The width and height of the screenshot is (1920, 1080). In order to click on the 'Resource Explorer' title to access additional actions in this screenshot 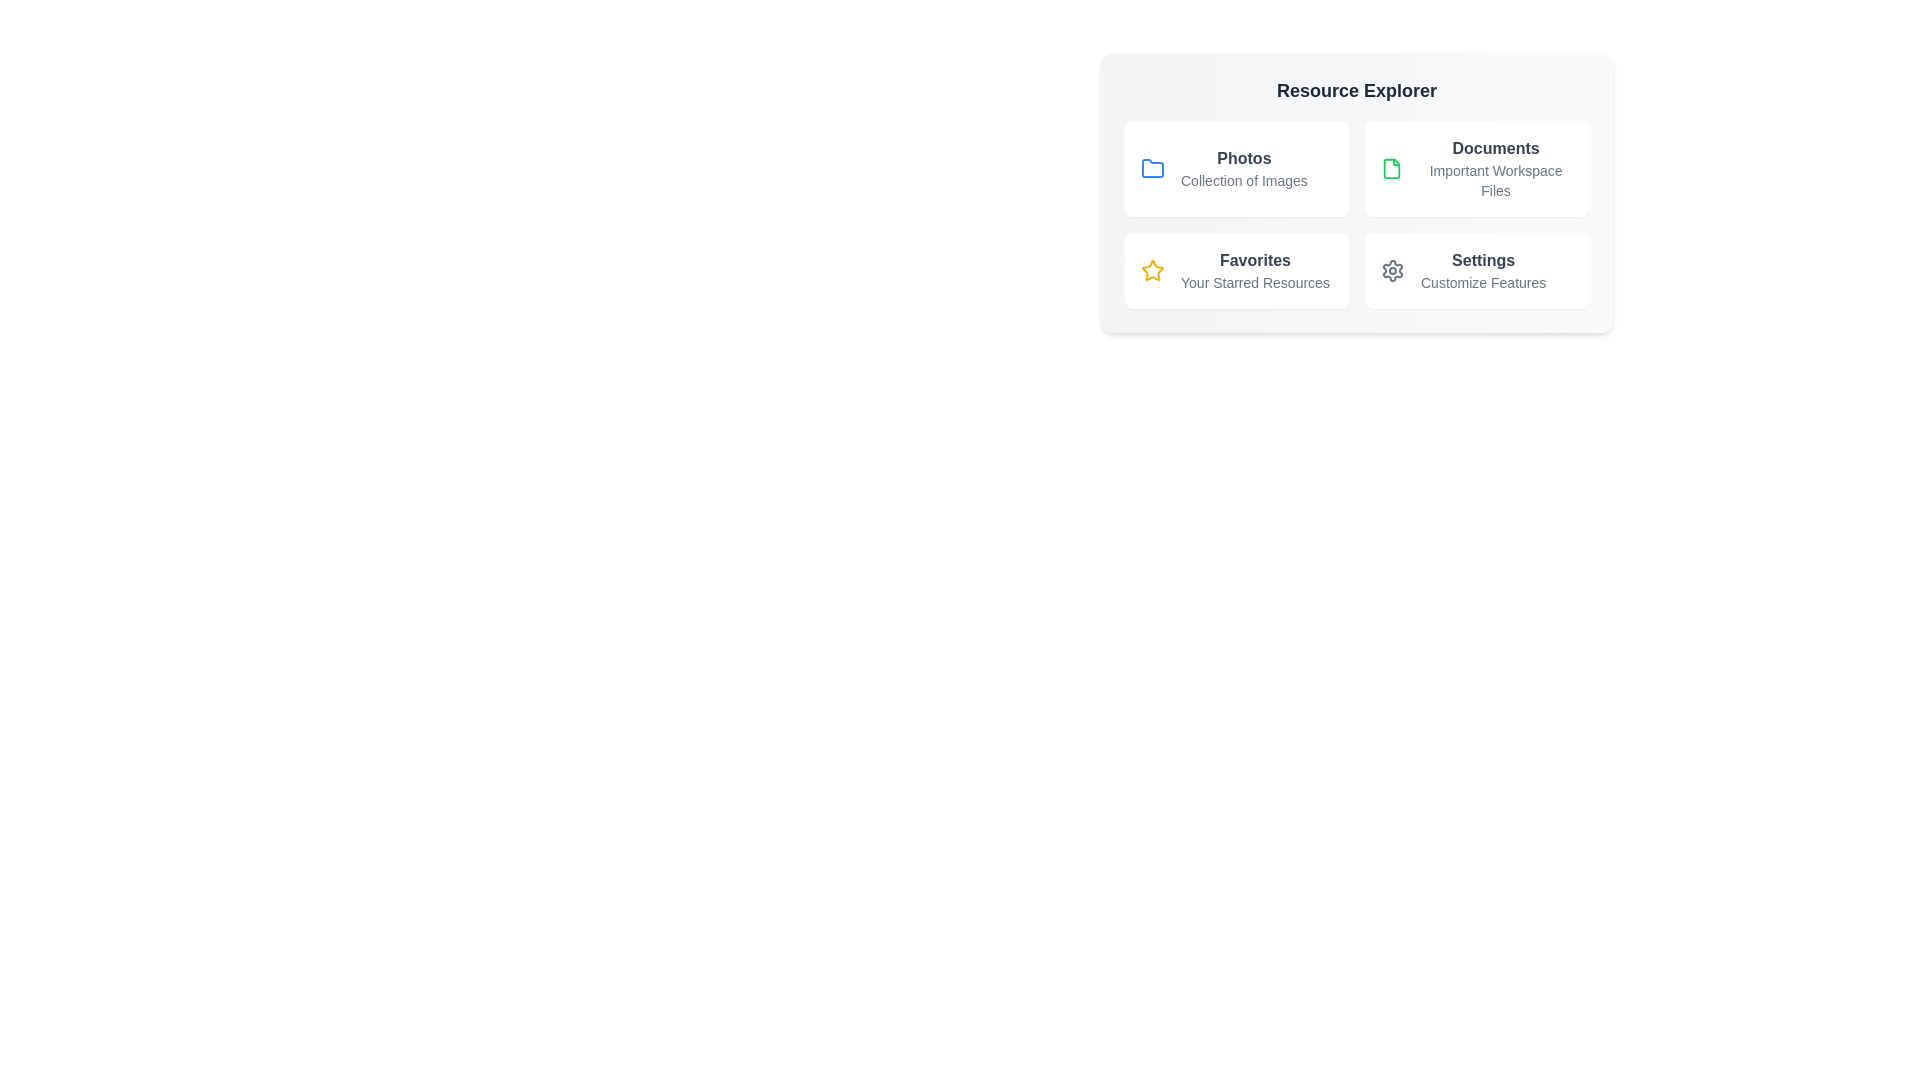, I will do `click(1357, 91)`.